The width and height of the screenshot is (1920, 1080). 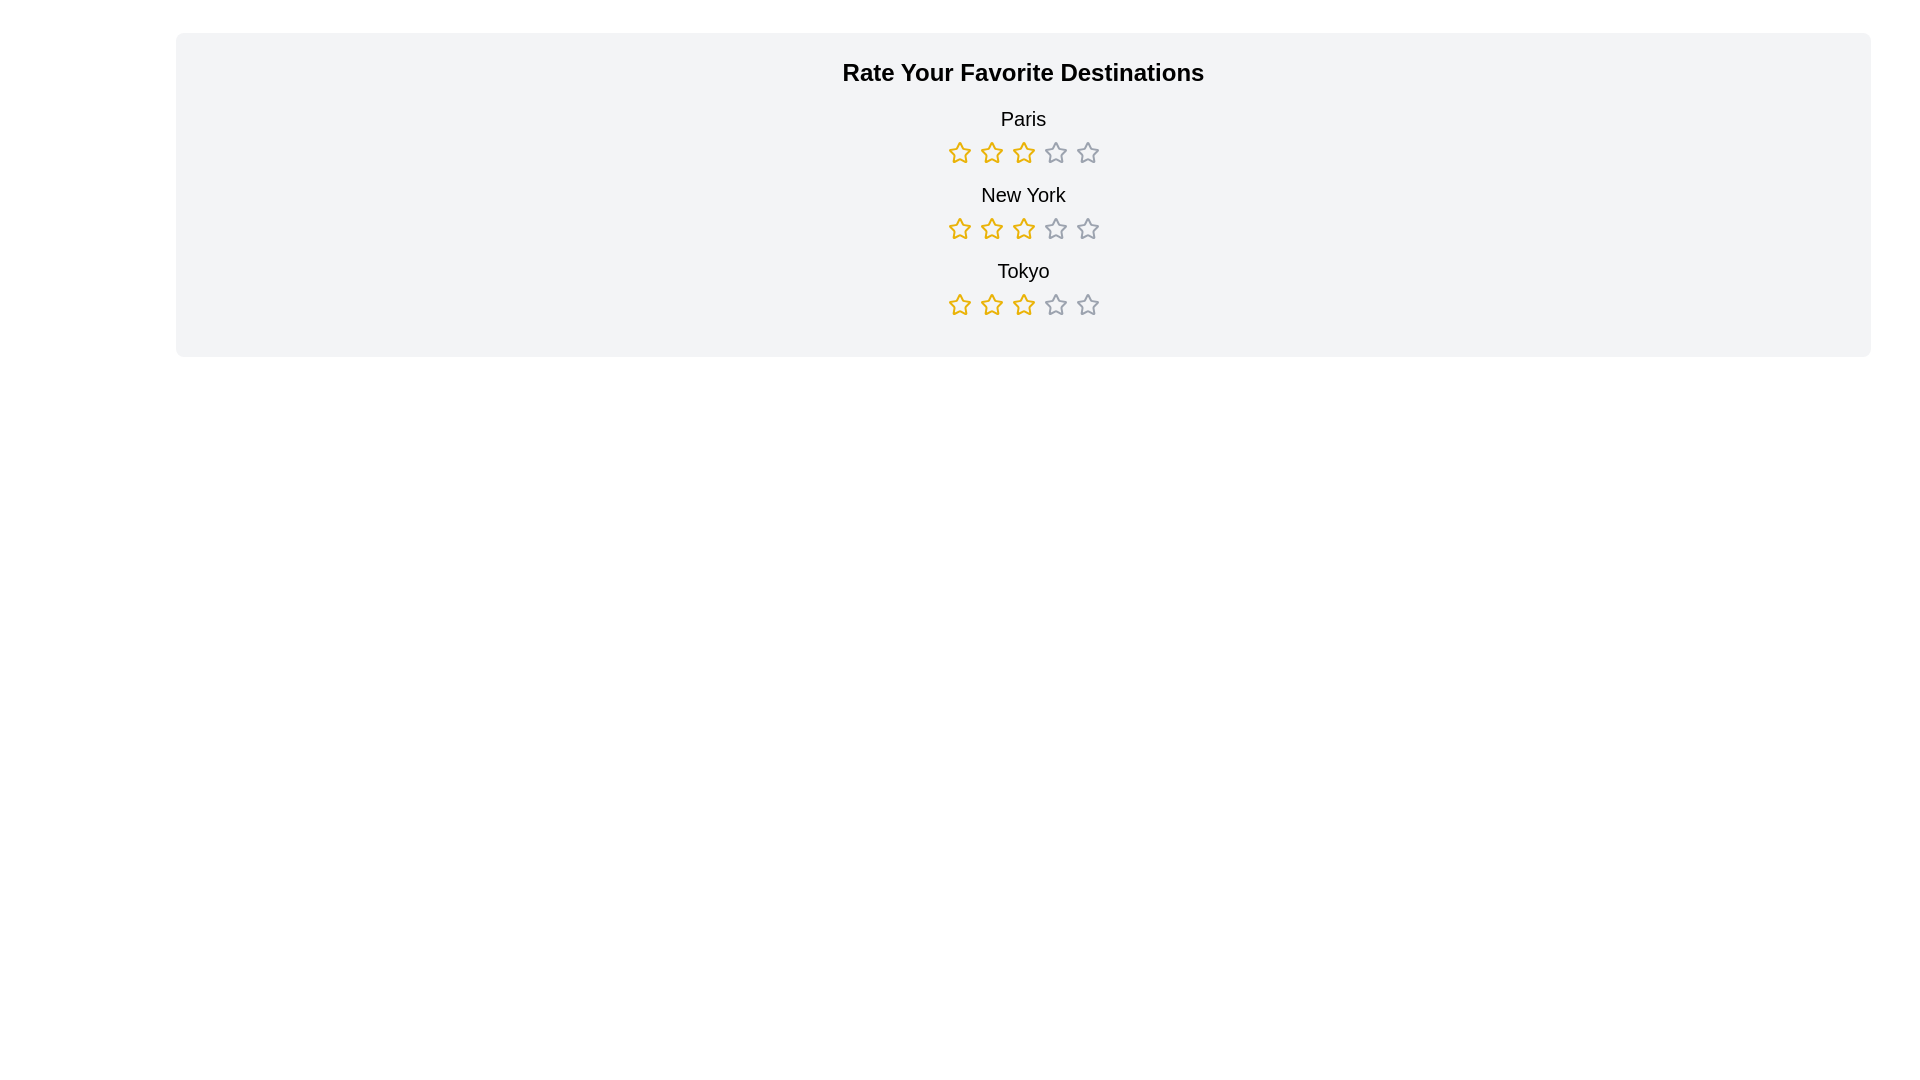 What do you see at coordinates (1023, 227) in the screenshot?
I see `the second star icon in the rating system for 'New York'` at bounding box center [1023, 227].